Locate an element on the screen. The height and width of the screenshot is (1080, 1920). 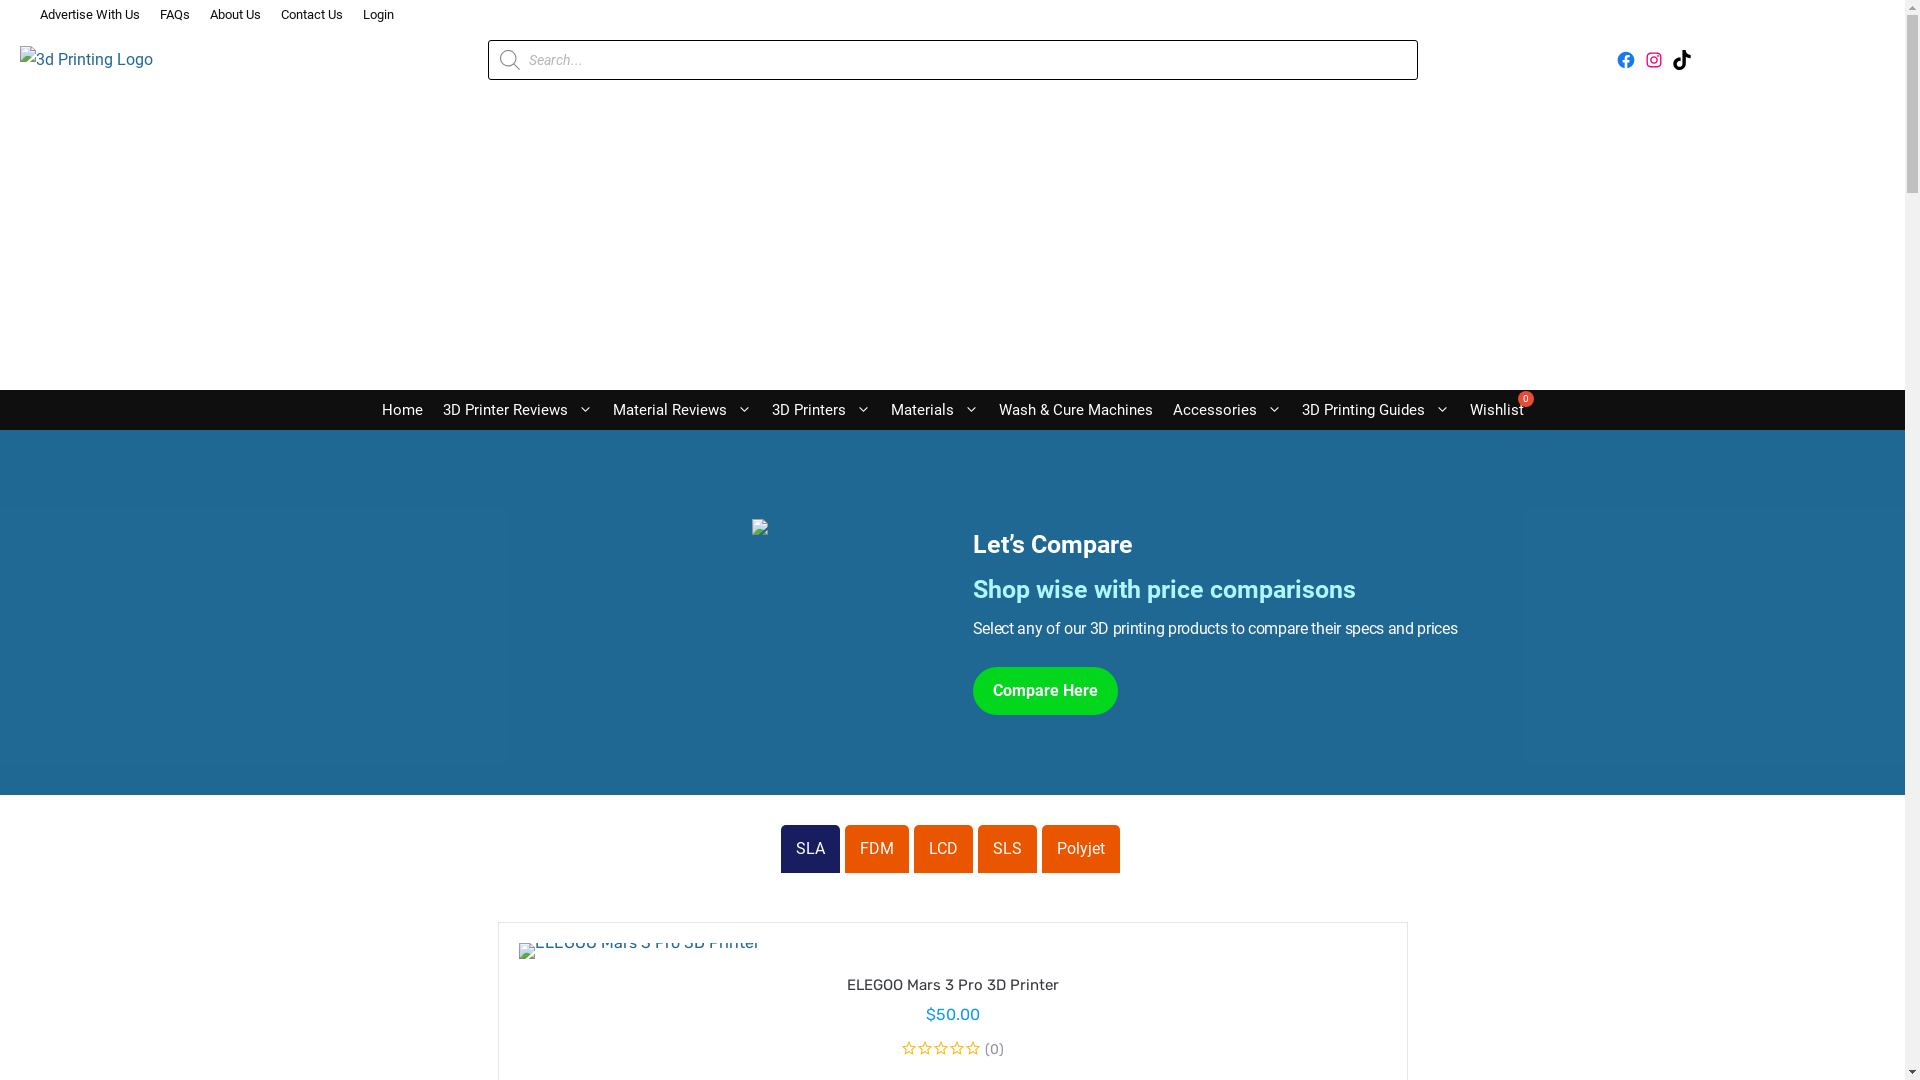
'Compare Here' is located at coordinates (1043, 689).